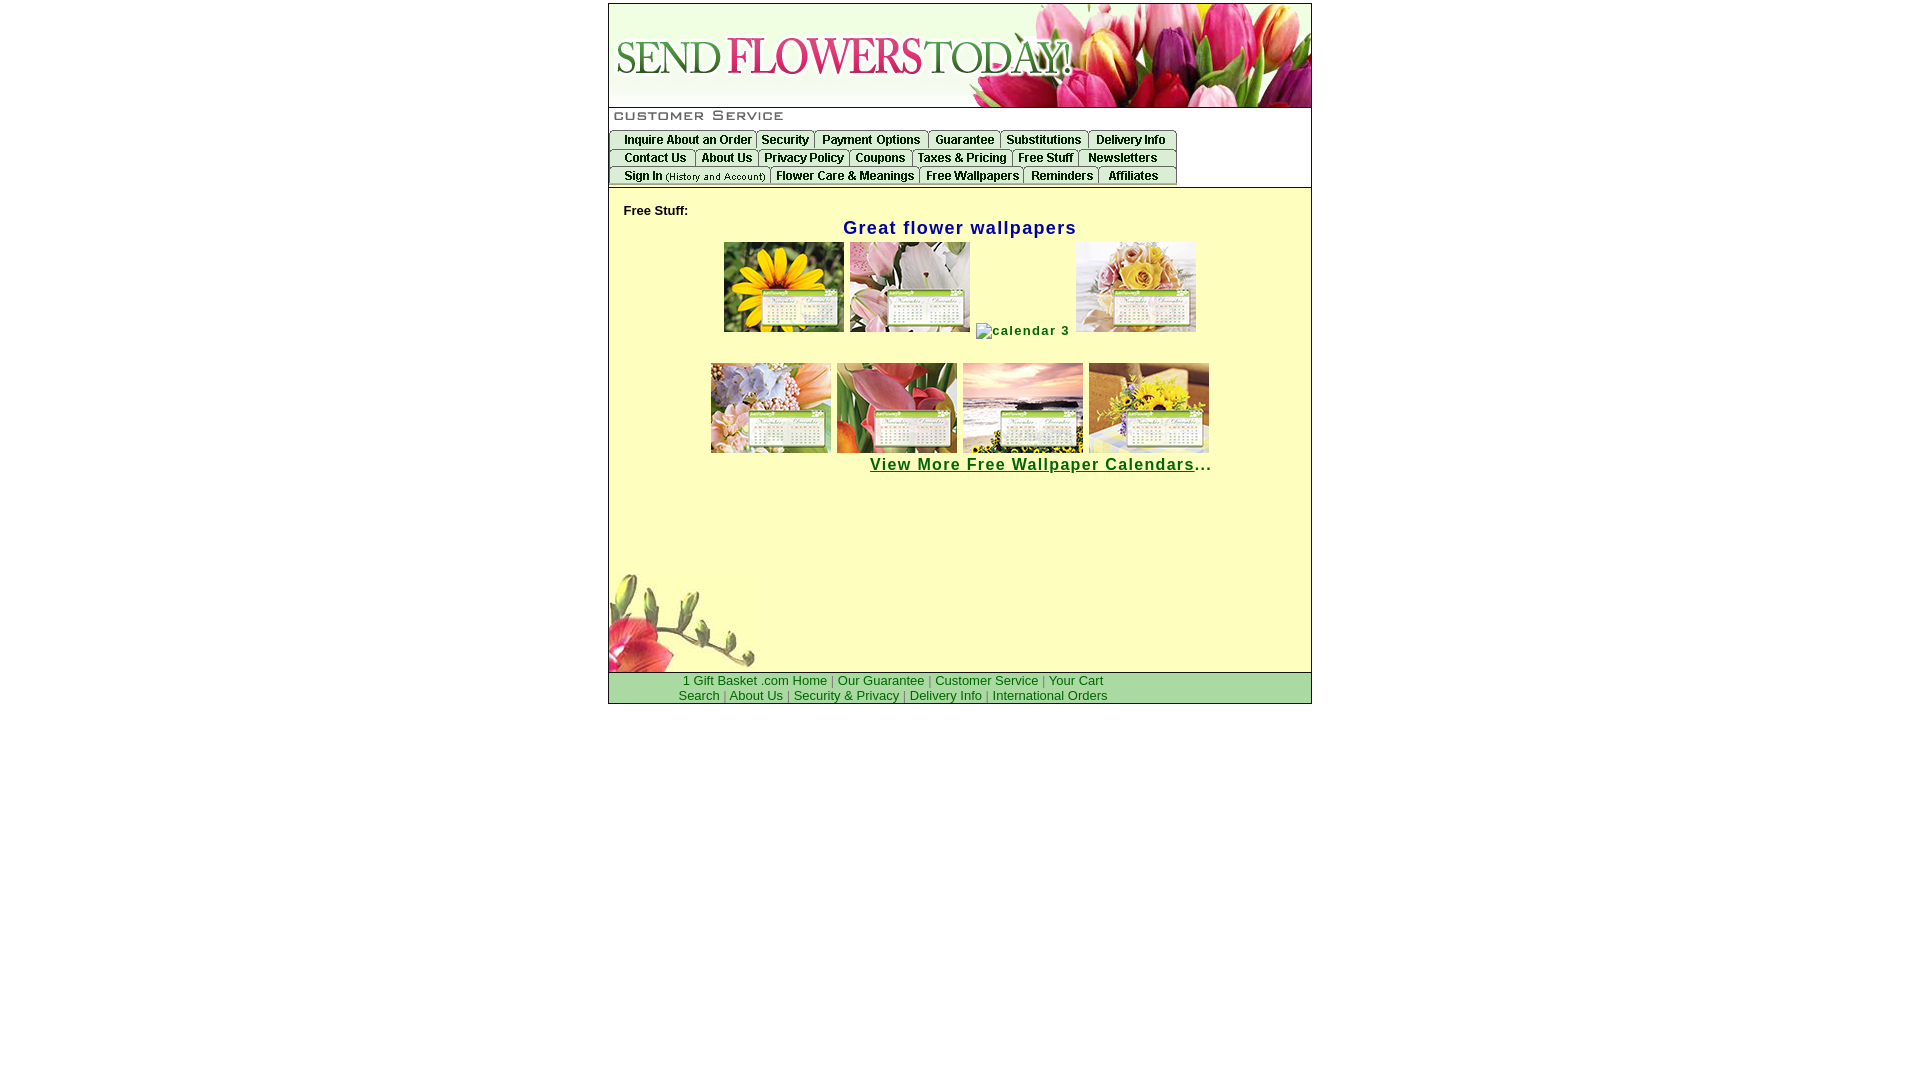  What do you see at coordinates (754, 679) in the screenshot?
I see `'1 Gift Basket .com Home'` at bounding box center [754, 679].